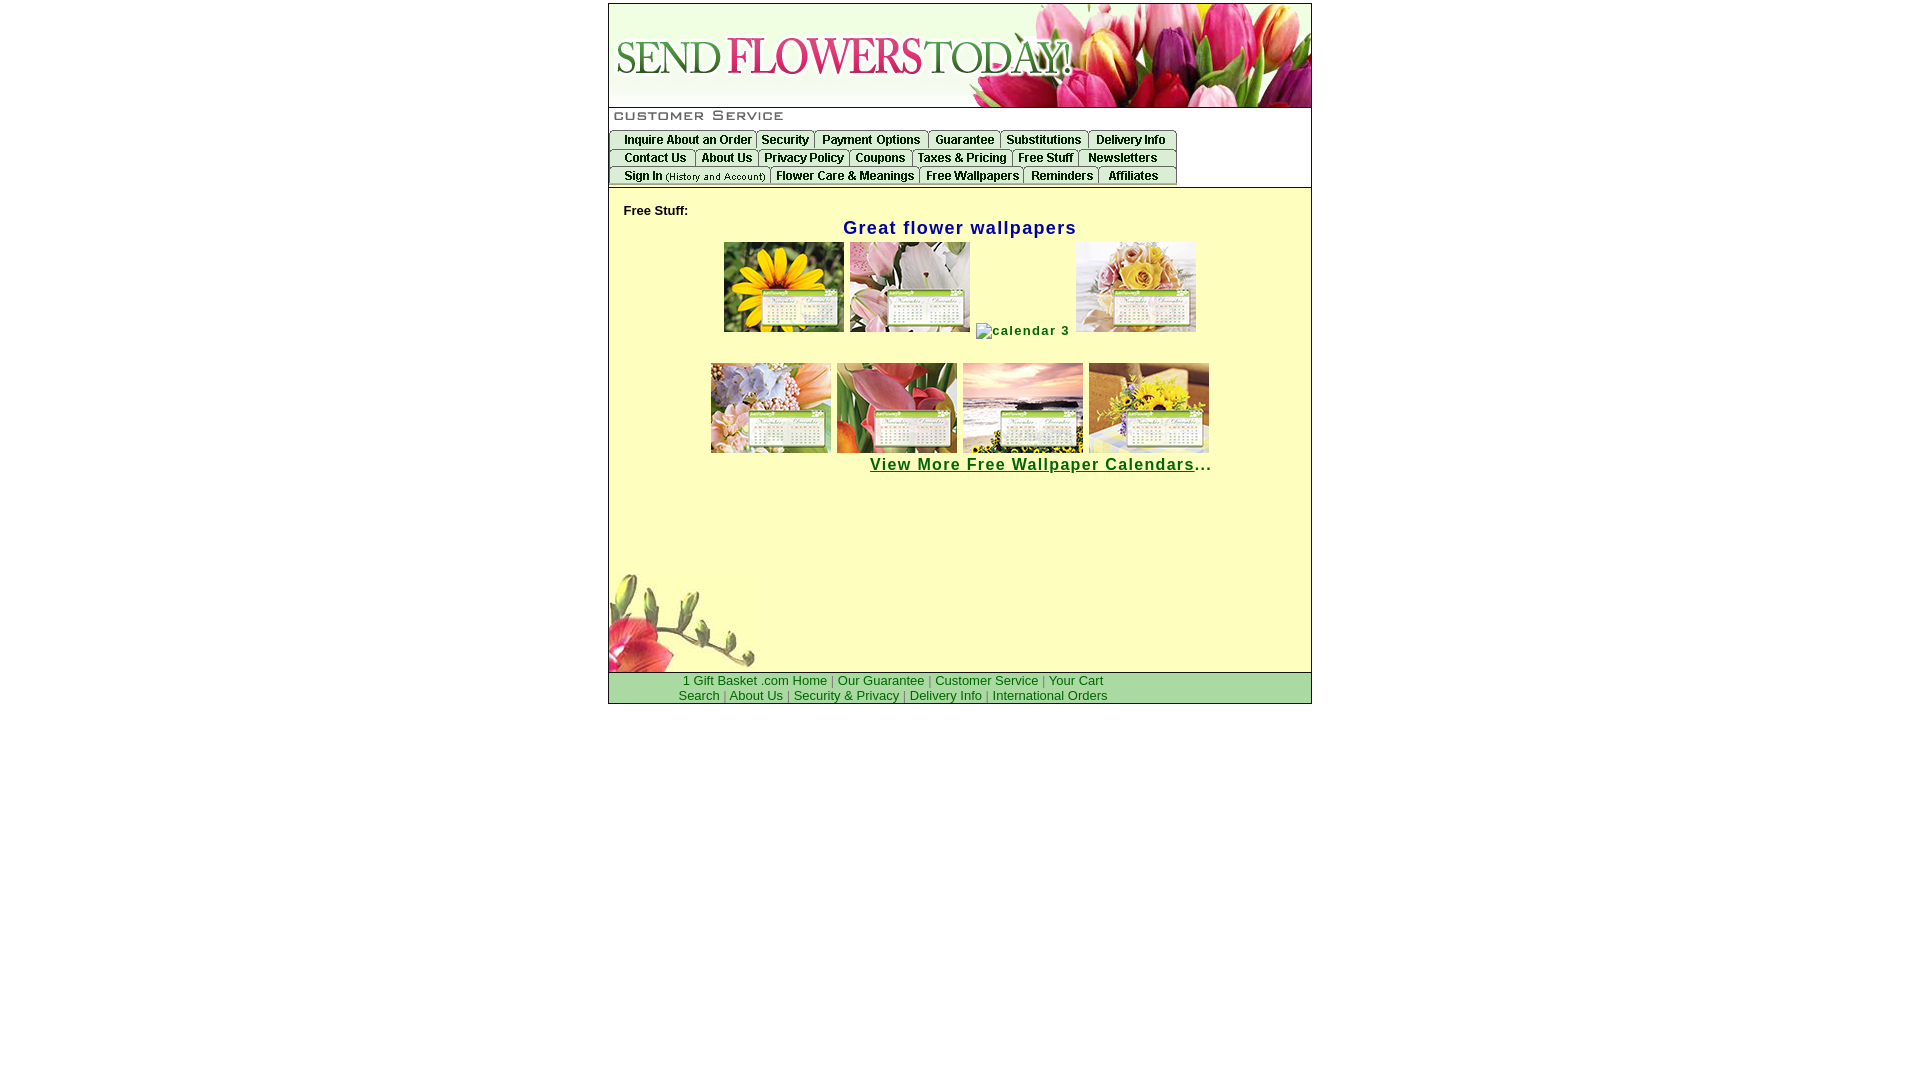  What do you see at coordinates (754, 679) in the screenshot?
I see `'1 Gift Basket .com Home'` at bounding box center [754, 679].